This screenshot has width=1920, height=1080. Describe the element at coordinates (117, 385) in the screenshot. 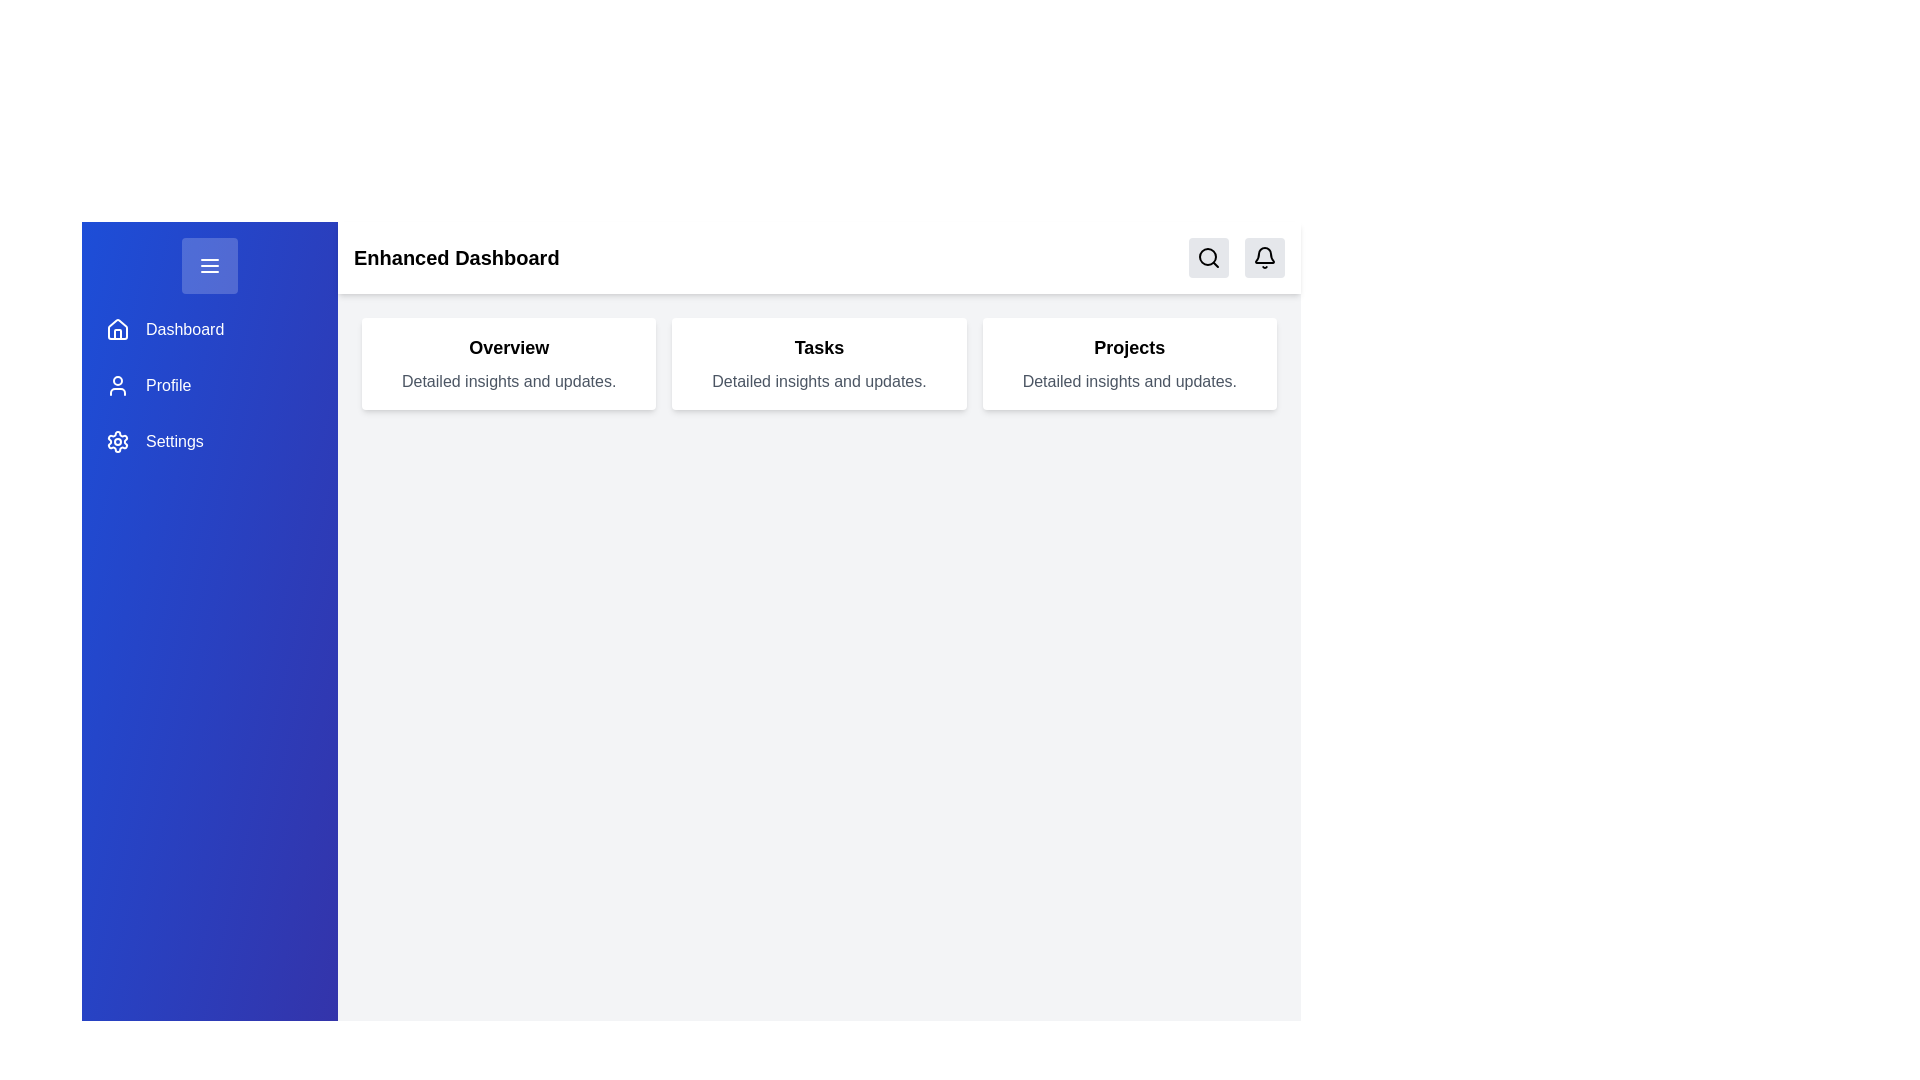

I see `the user icon in the sidebar menu, located to the left of the 'Profile' text` at that location.